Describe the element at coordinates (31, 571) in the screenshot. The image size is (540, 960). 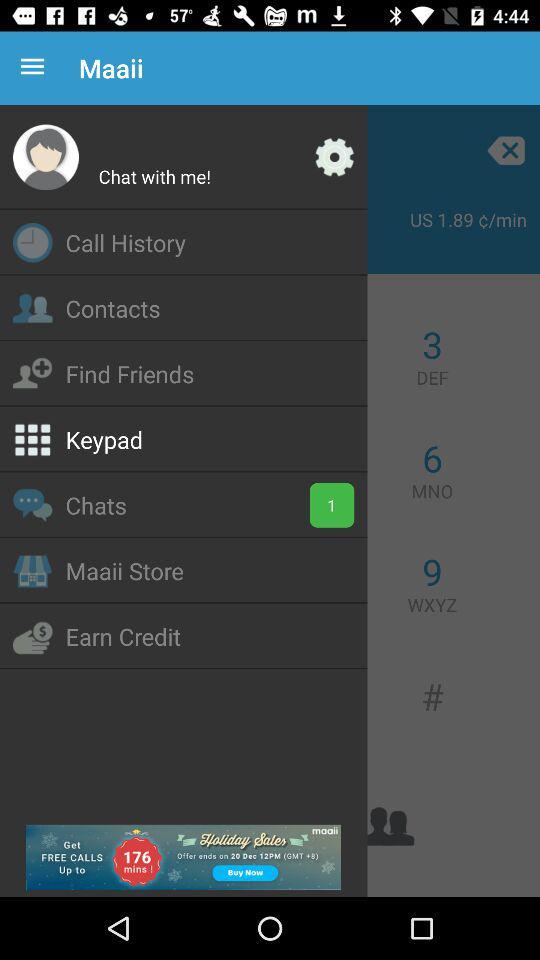
I see `icon left to maaii store` at that location.